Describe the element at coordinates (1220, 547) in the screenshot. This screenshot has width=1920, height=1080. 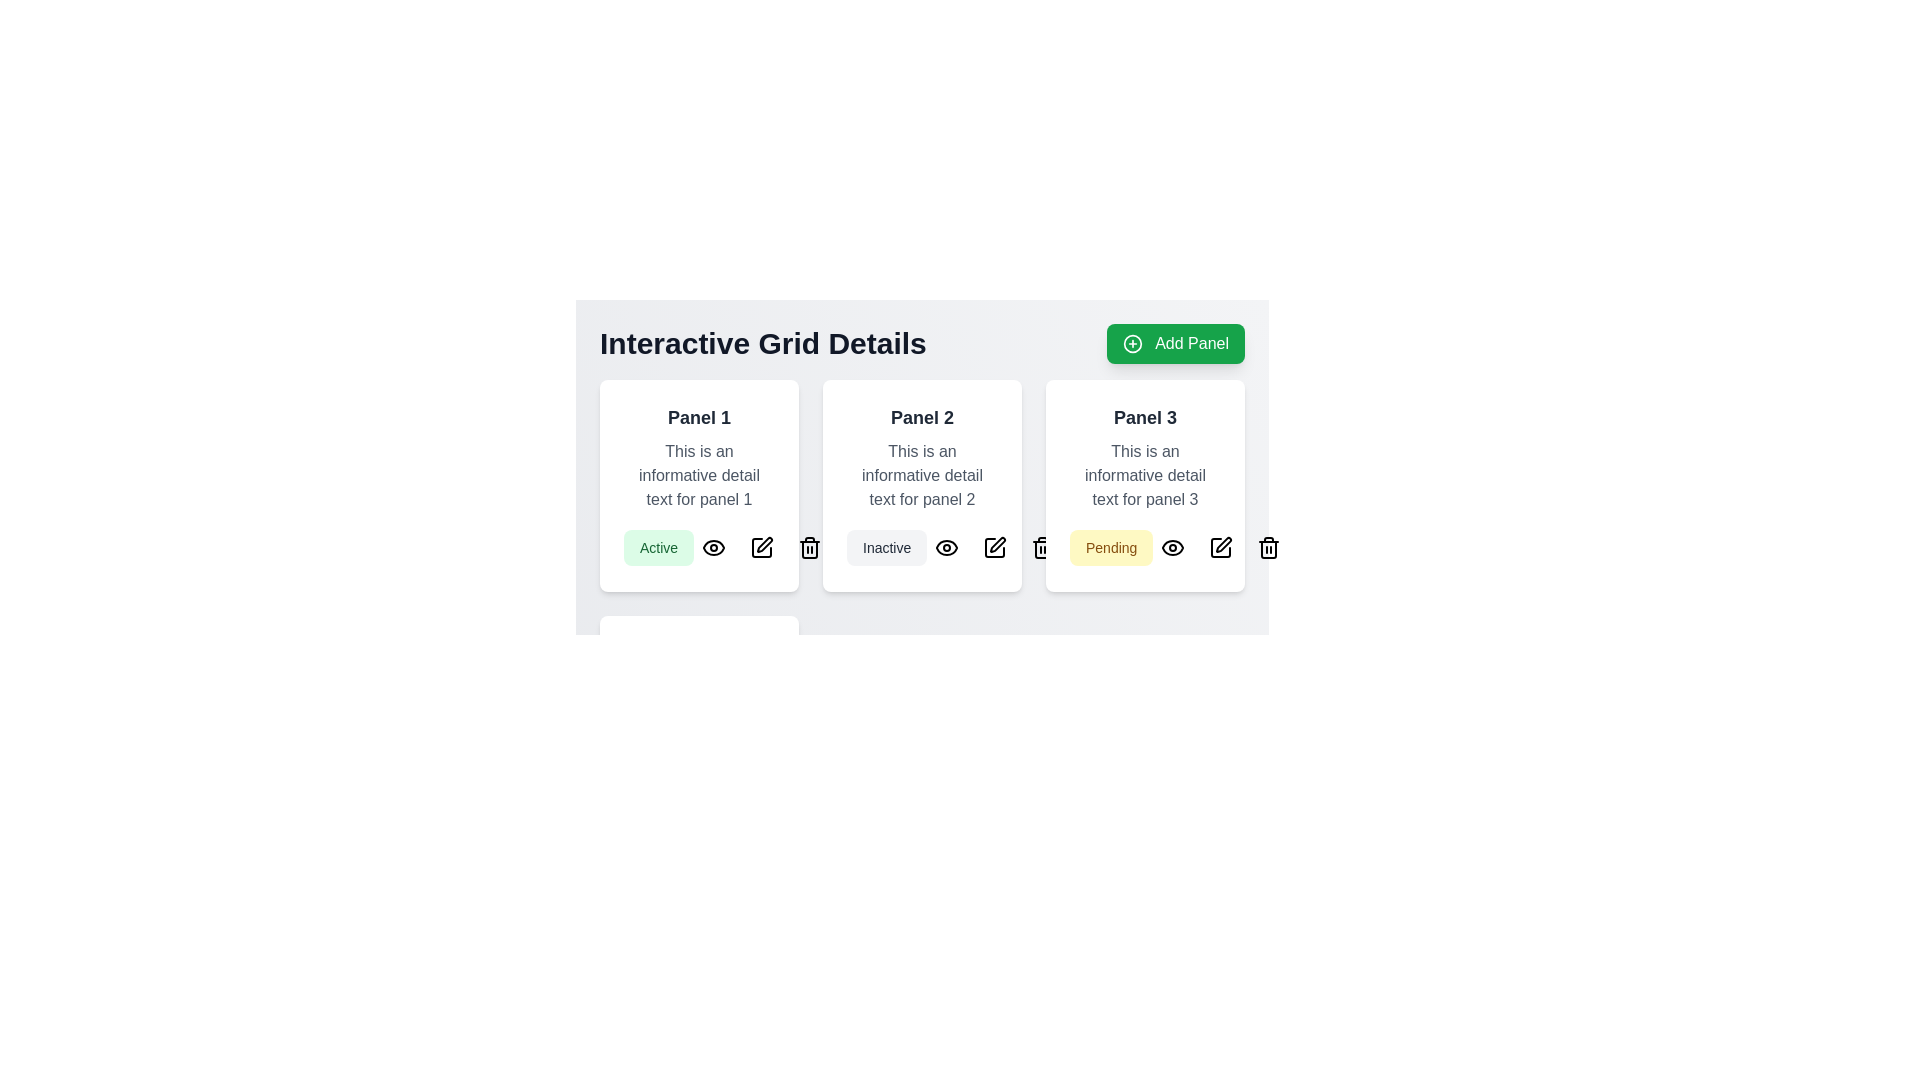
I see `the left side segment of the 'edit' icon located in the center-bottom area of Panel 3 to initiate editing or customization` at that location.